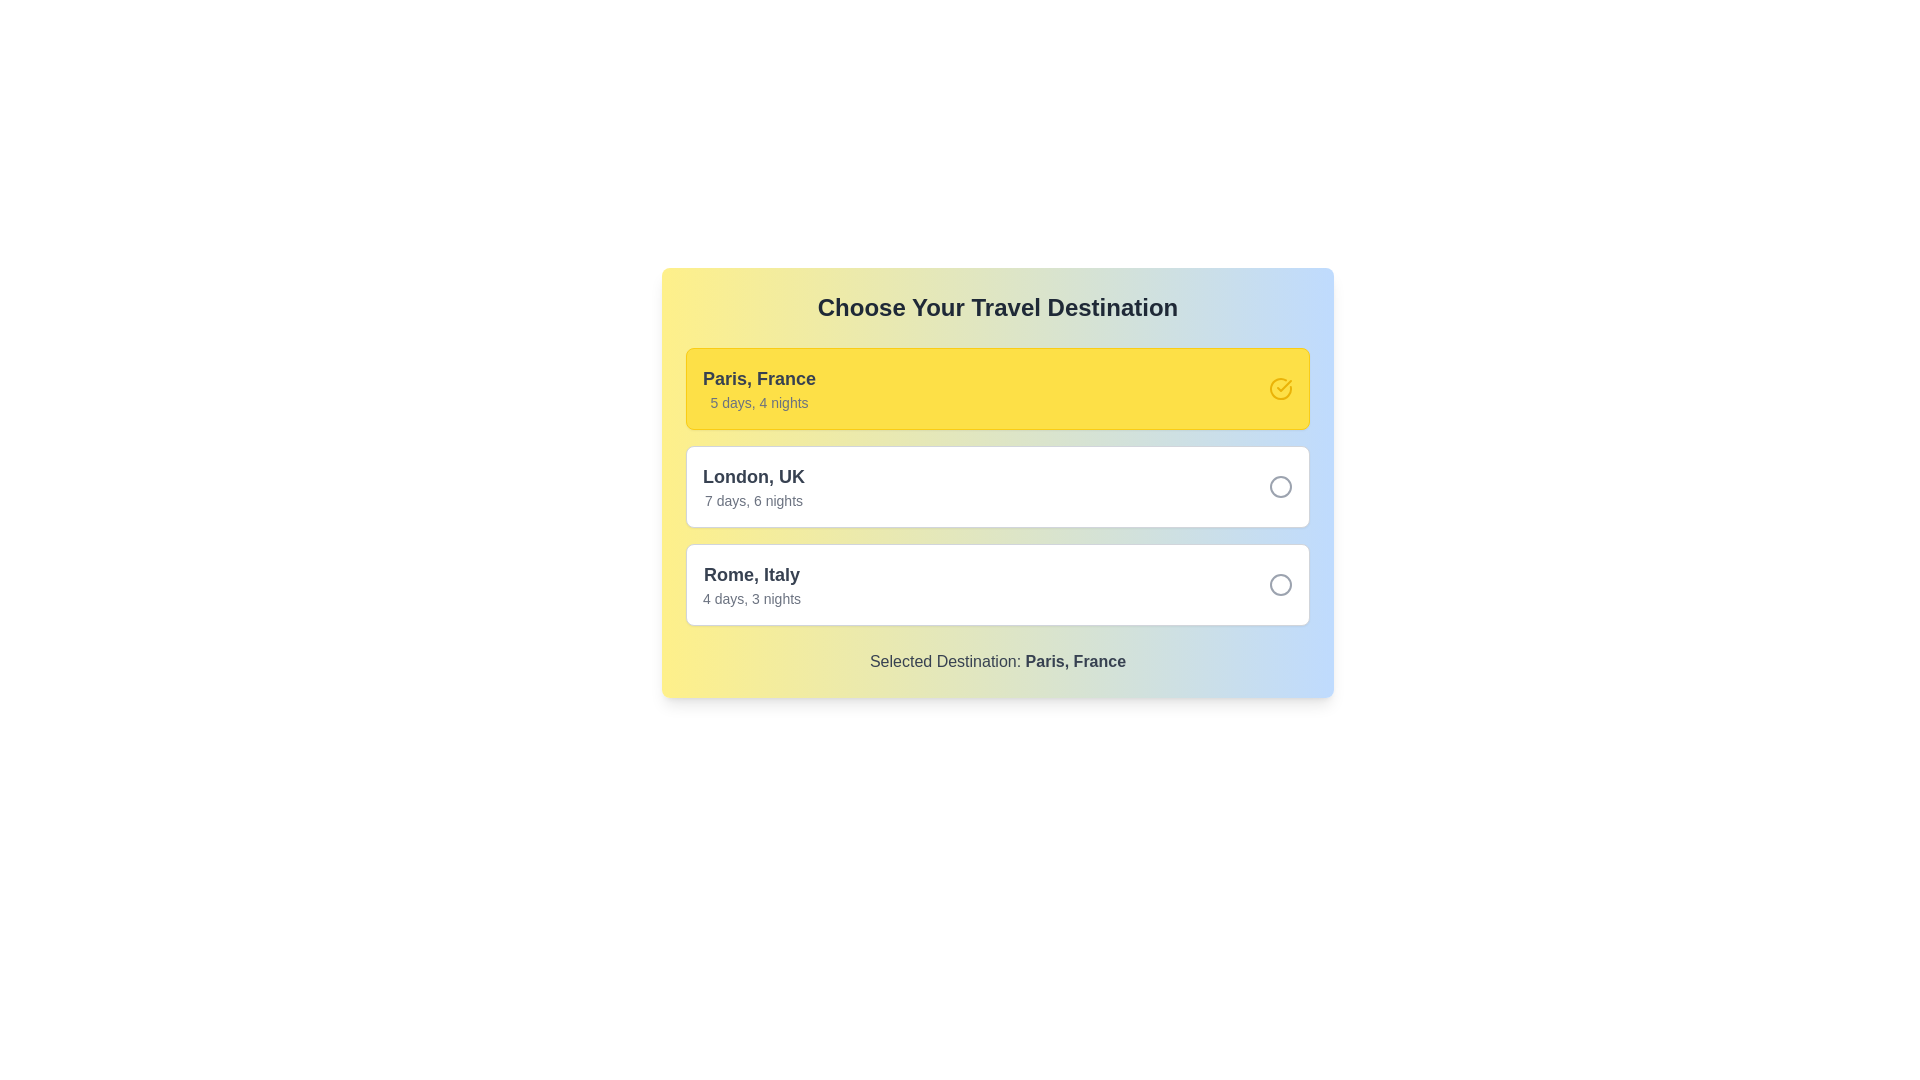 The height and width of the screenshot is (1080, 1920). I want to click on the text element displaying '5 days, 4 nights', which is located below the 'Paris, France' label in a yellow-highlighted selection section, so click(758, 402).